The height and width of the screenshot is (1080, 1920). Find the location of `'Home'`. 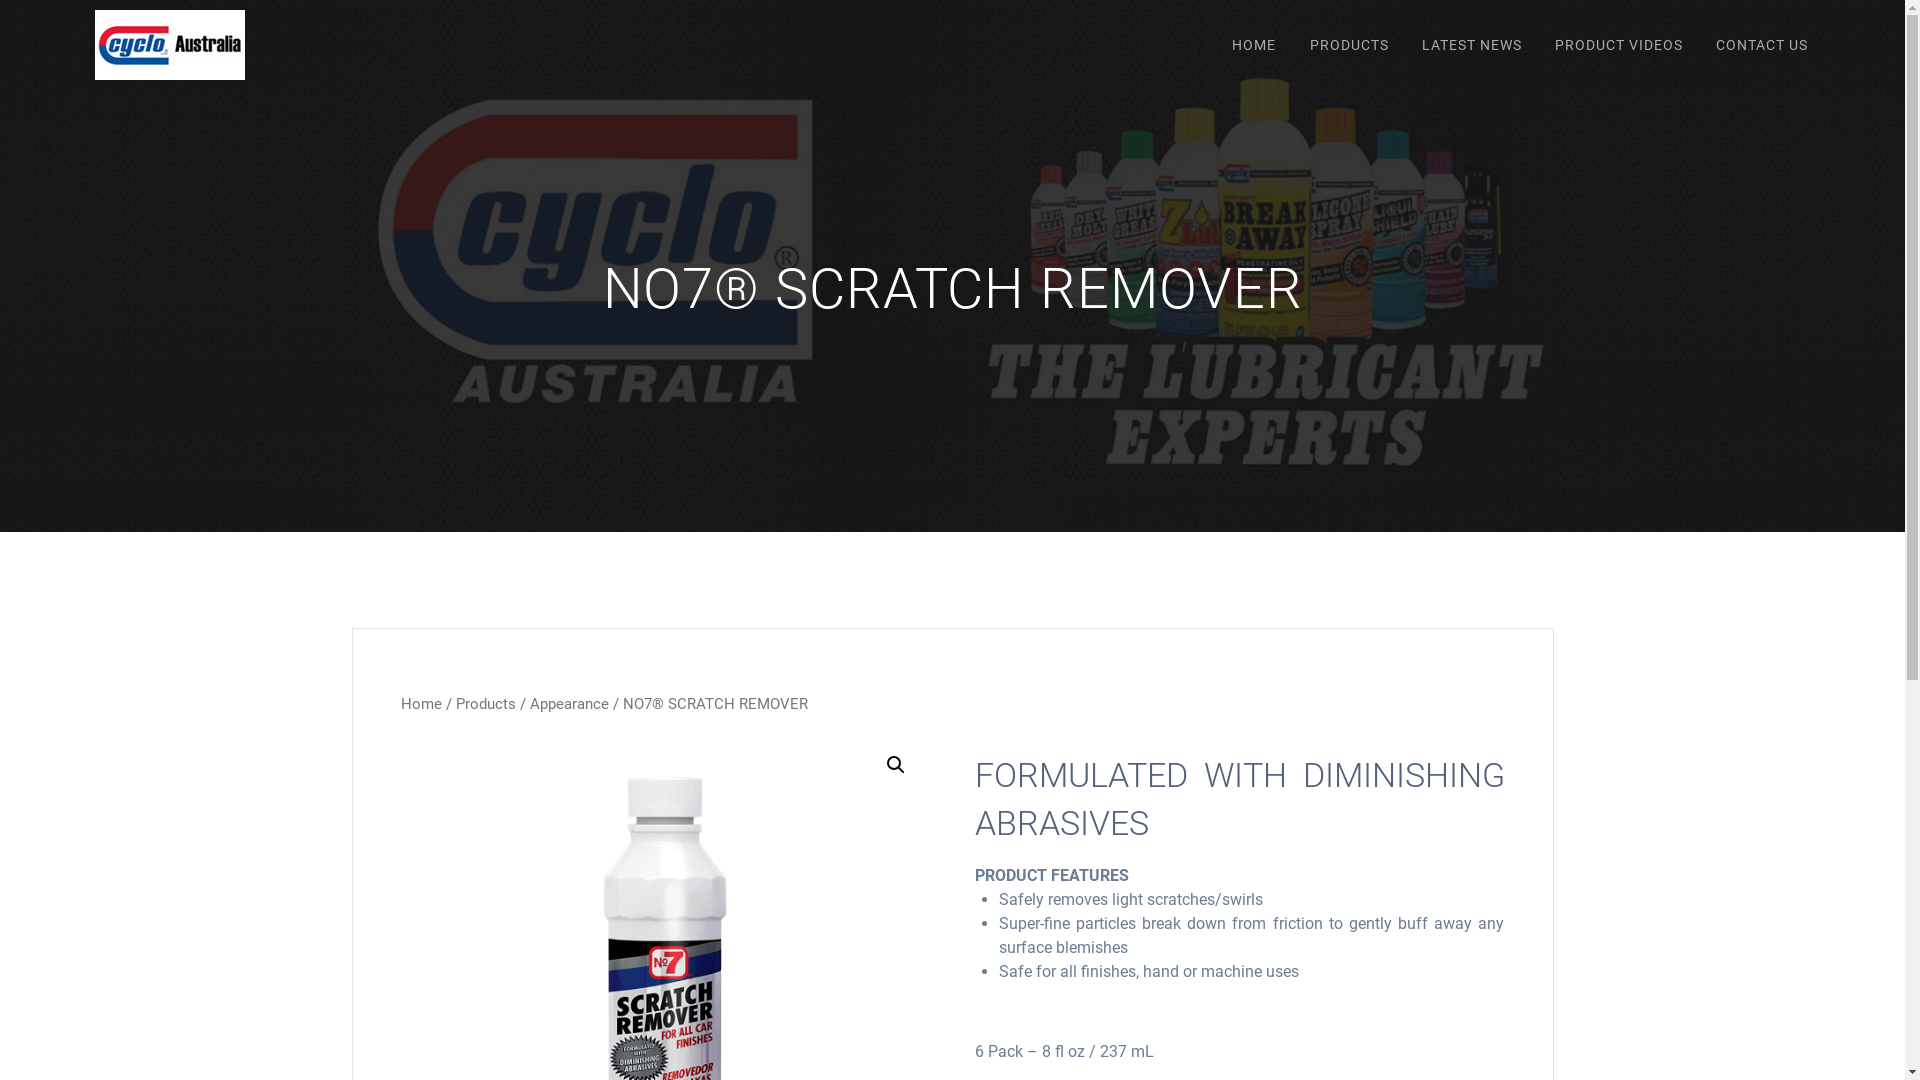

'Home' is located at coordinates (419, 703).